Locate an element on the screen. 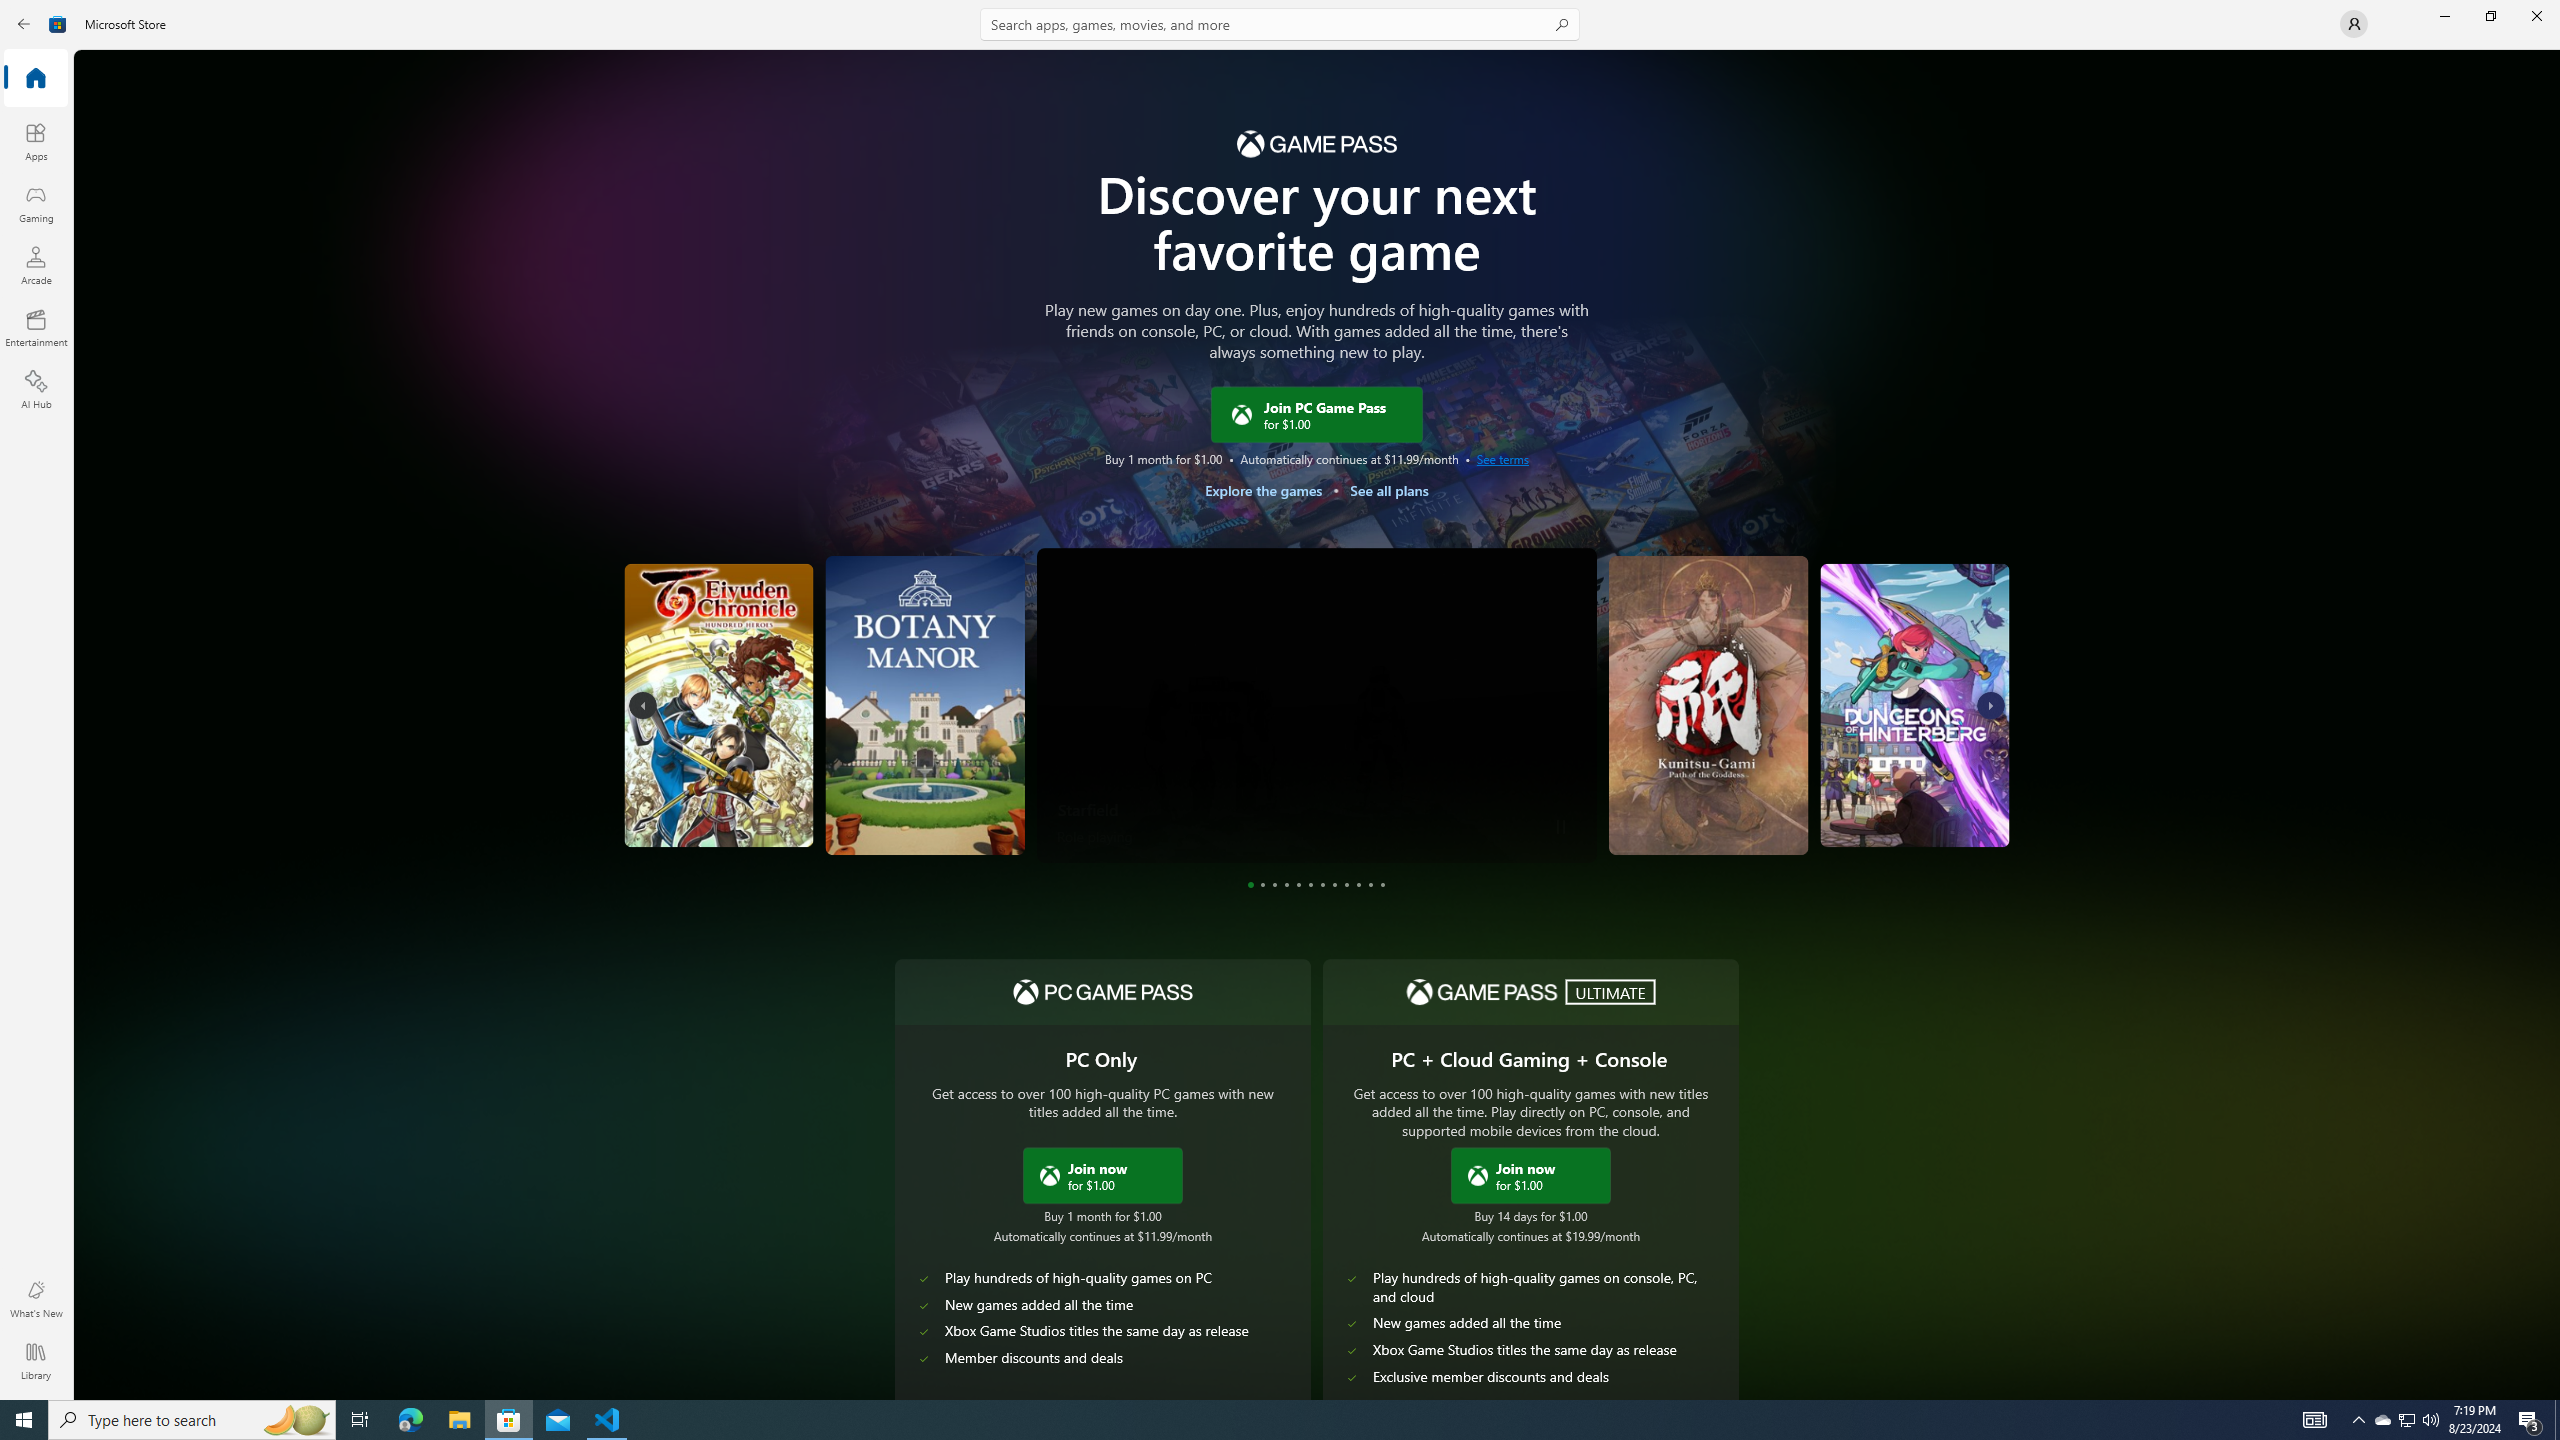  'PC Game Pass logo' is located at coordinates (1102, 991).